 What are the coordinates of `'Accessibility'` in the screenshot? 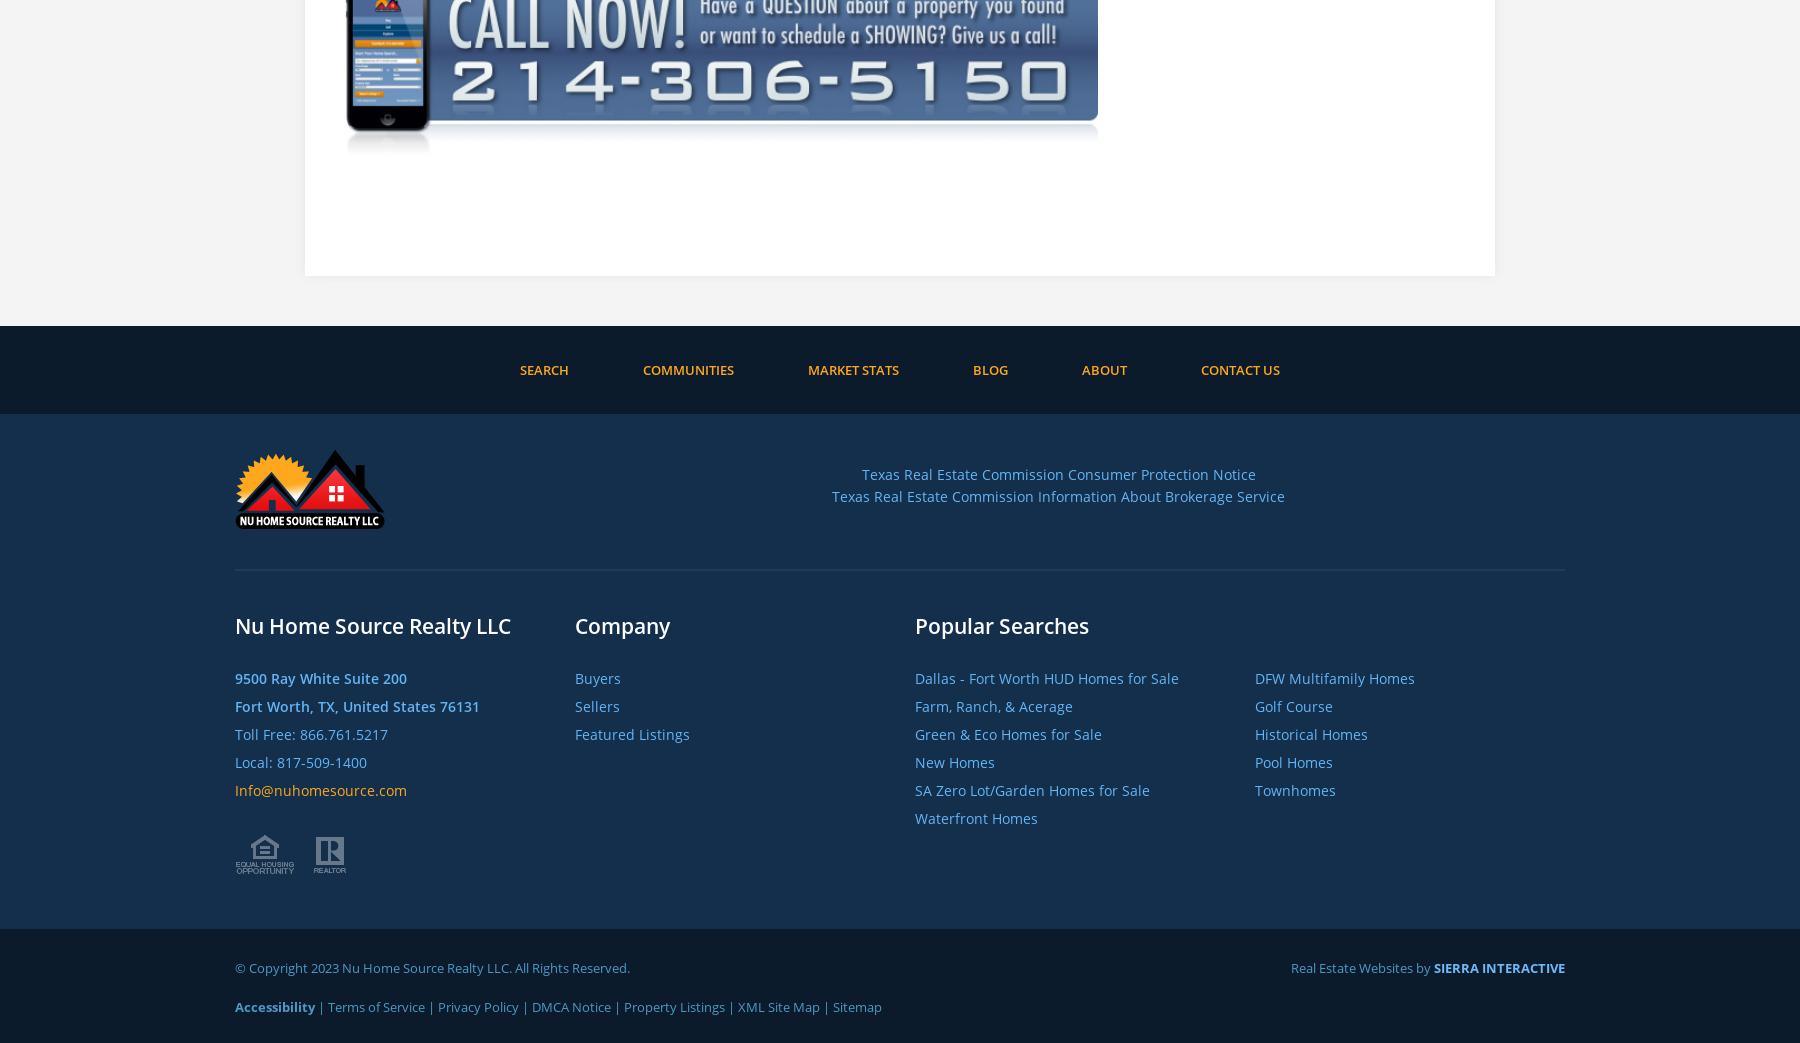 It's located at (274, 1005).